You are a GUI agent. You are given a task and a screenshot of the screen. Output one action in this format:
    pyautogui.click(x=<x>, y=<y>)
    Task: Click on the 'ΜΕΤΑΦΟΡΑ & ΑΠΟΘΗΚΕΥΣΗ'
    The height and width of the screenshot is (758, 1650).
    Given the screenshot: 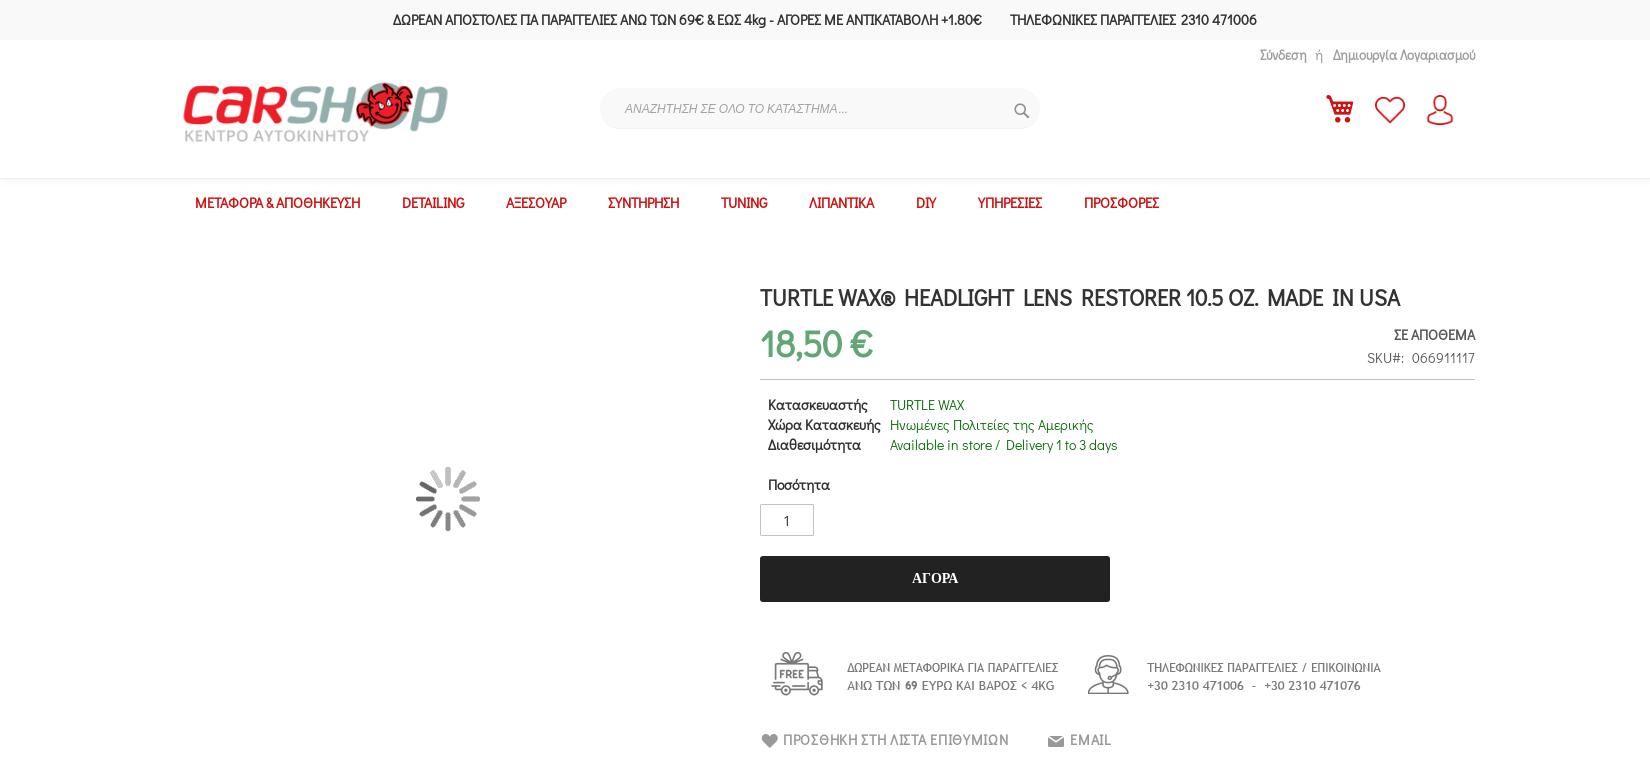 What is the action you would take?
    pyautogui.click(x=277, y=202)
    